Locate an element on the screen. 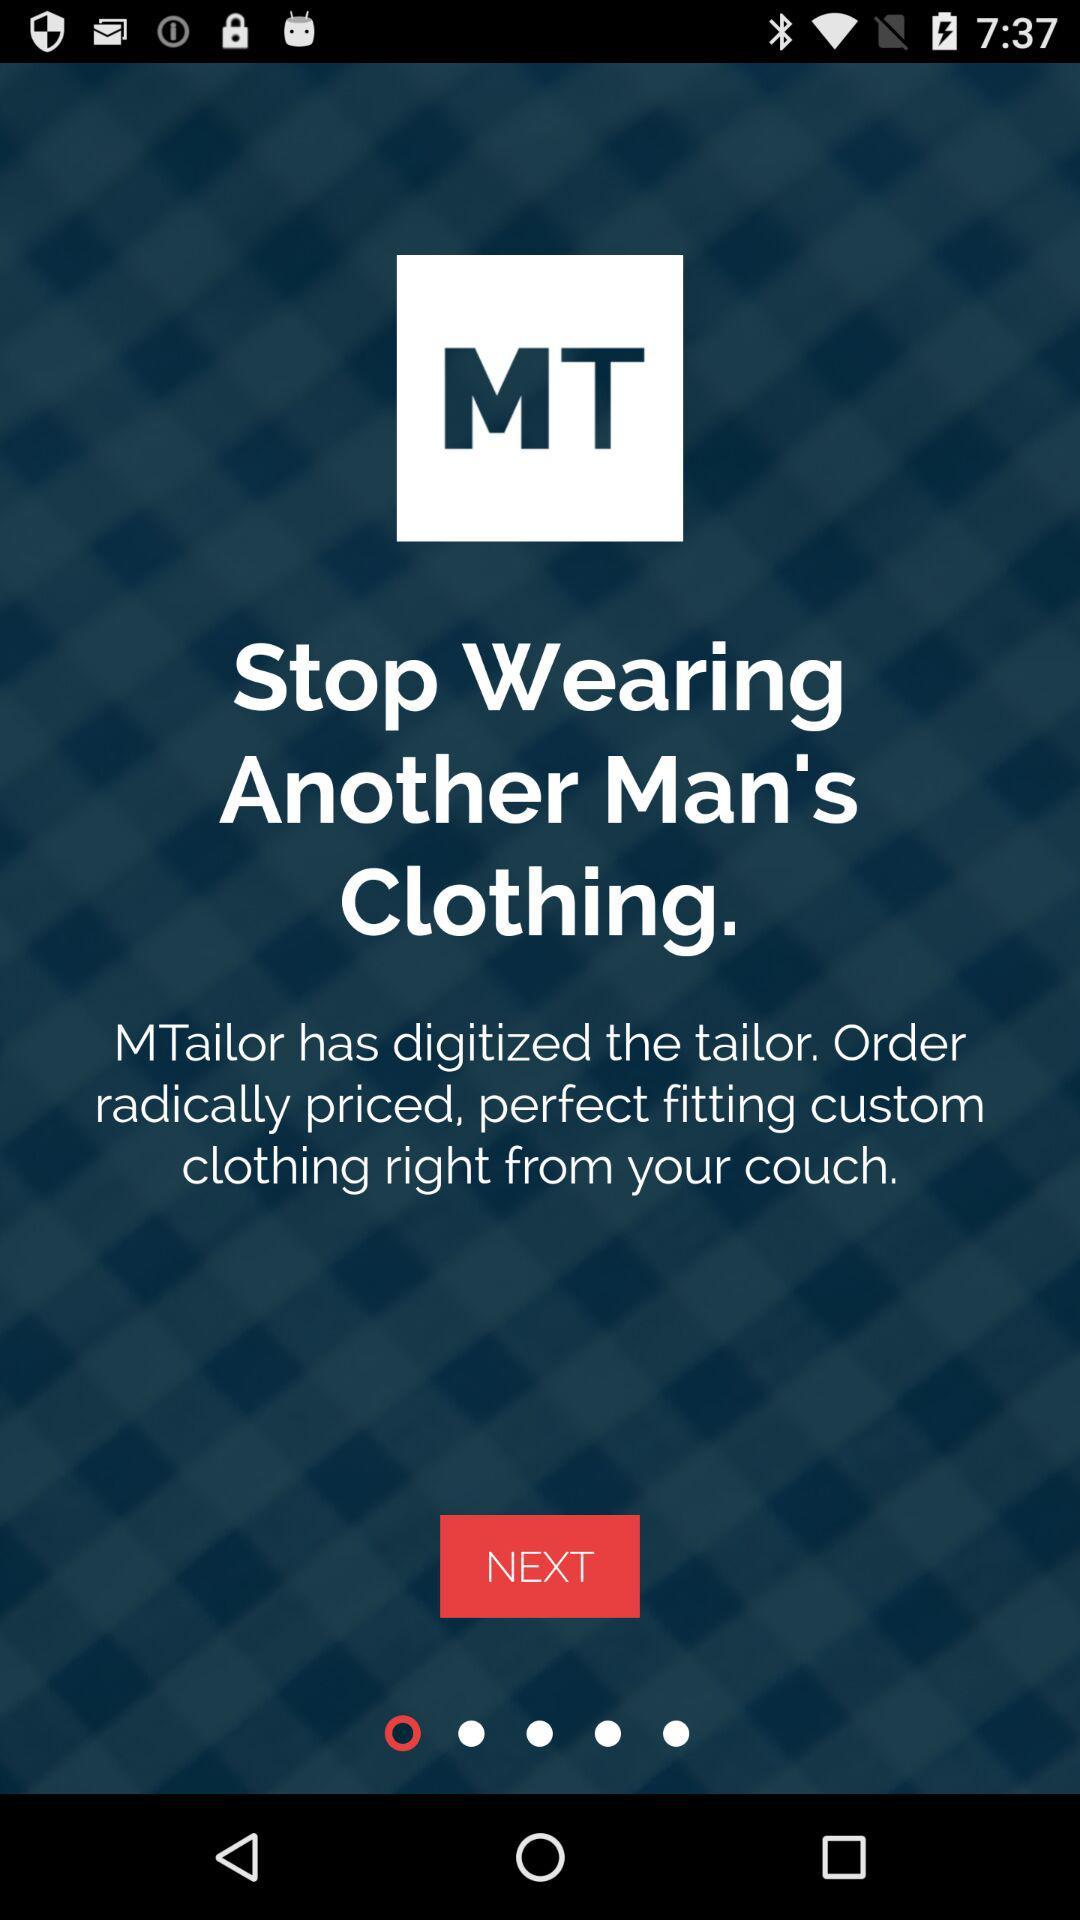 Image resolution: width=1080 pixels, height=1920 pixels. icon below the mtailor has digitized item is located at coordinates (540, 1565).